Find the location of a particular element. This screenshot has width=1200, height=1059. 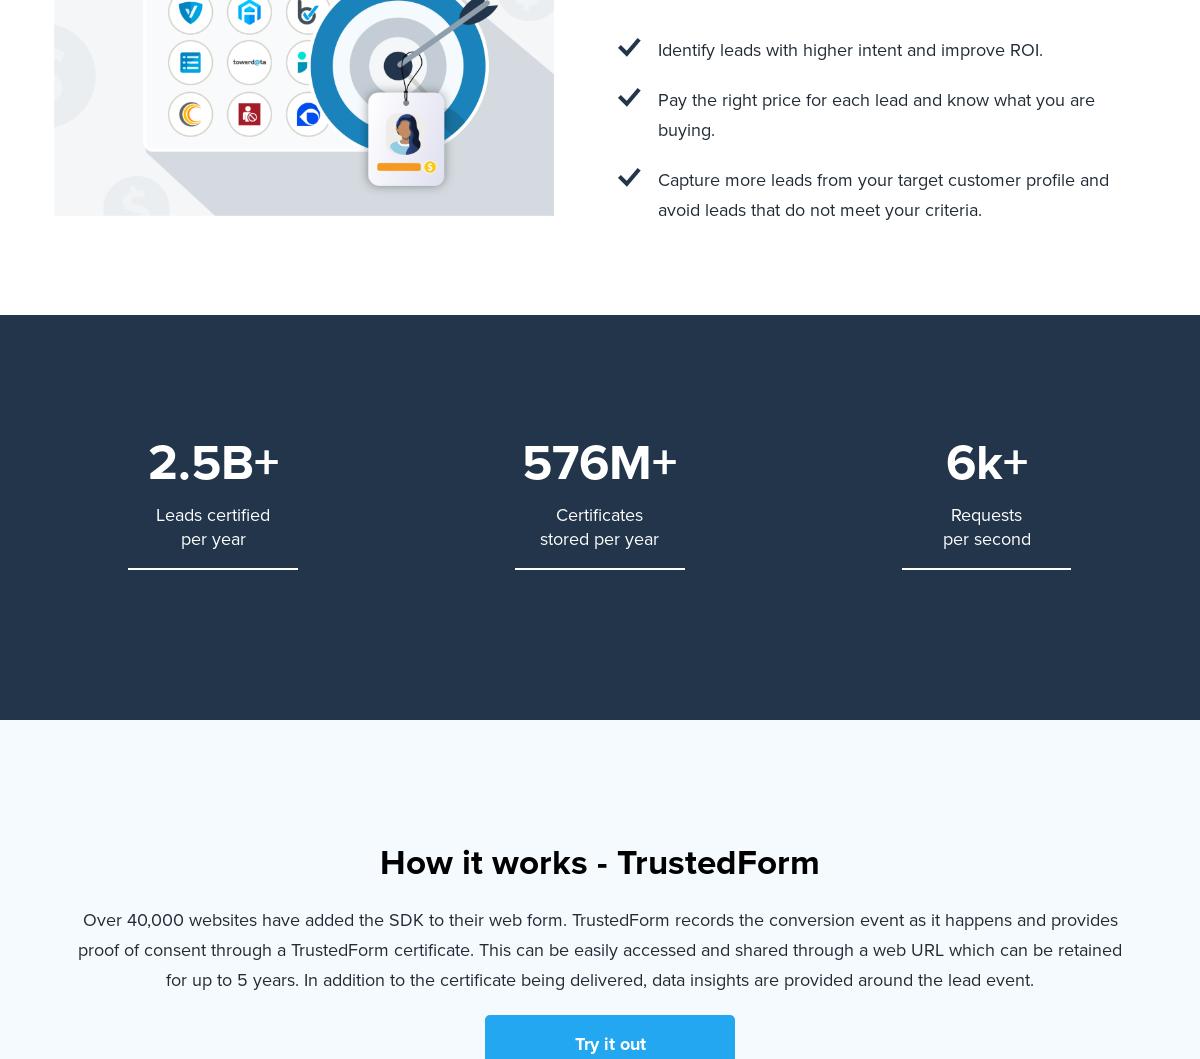

'2.5B+' is located at coordinates (147, 460).